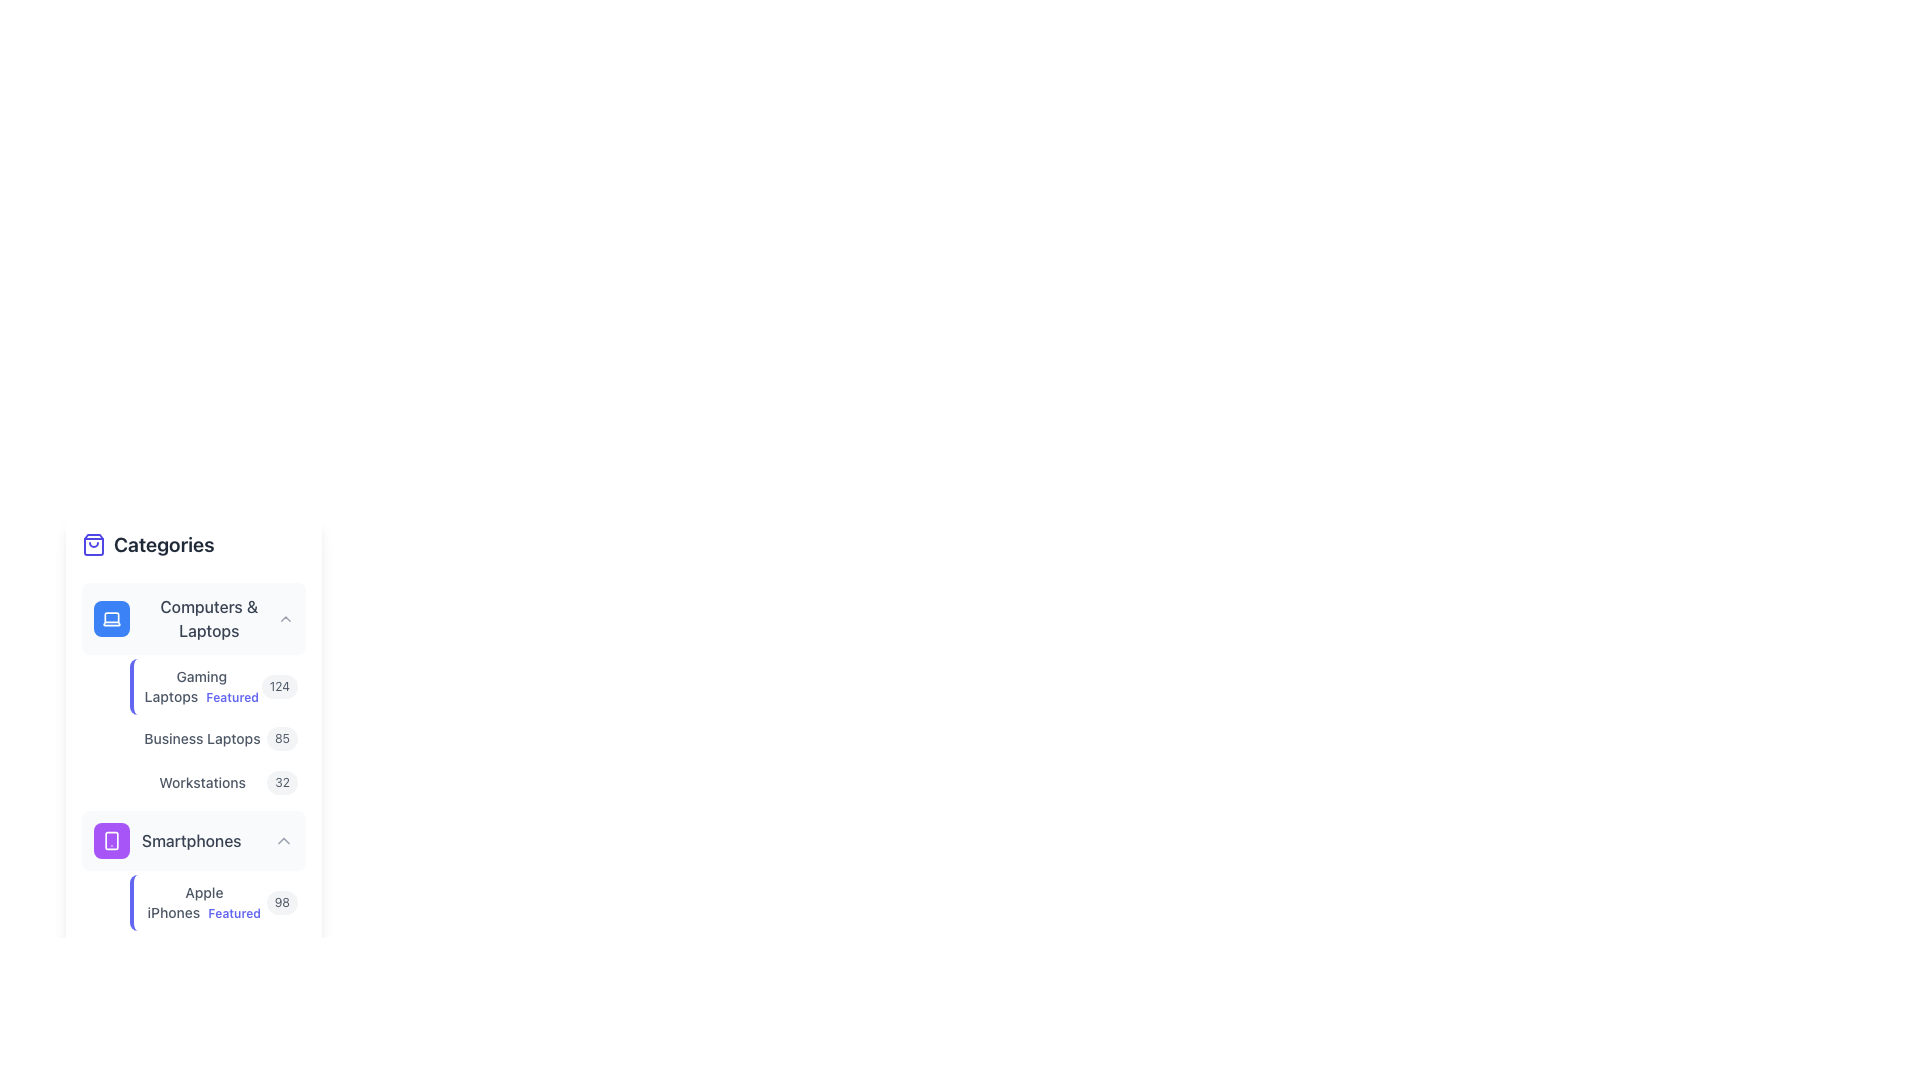 The image size is (1920, 1080). What do you see at coordinates (191, 840) in the screenshot?
I see `'Smartphones' category label text located under the 'Categories' menu, positioned between 'Computers & Laptops' and 'Apple iPhones'` at bounding box center [191, 840].